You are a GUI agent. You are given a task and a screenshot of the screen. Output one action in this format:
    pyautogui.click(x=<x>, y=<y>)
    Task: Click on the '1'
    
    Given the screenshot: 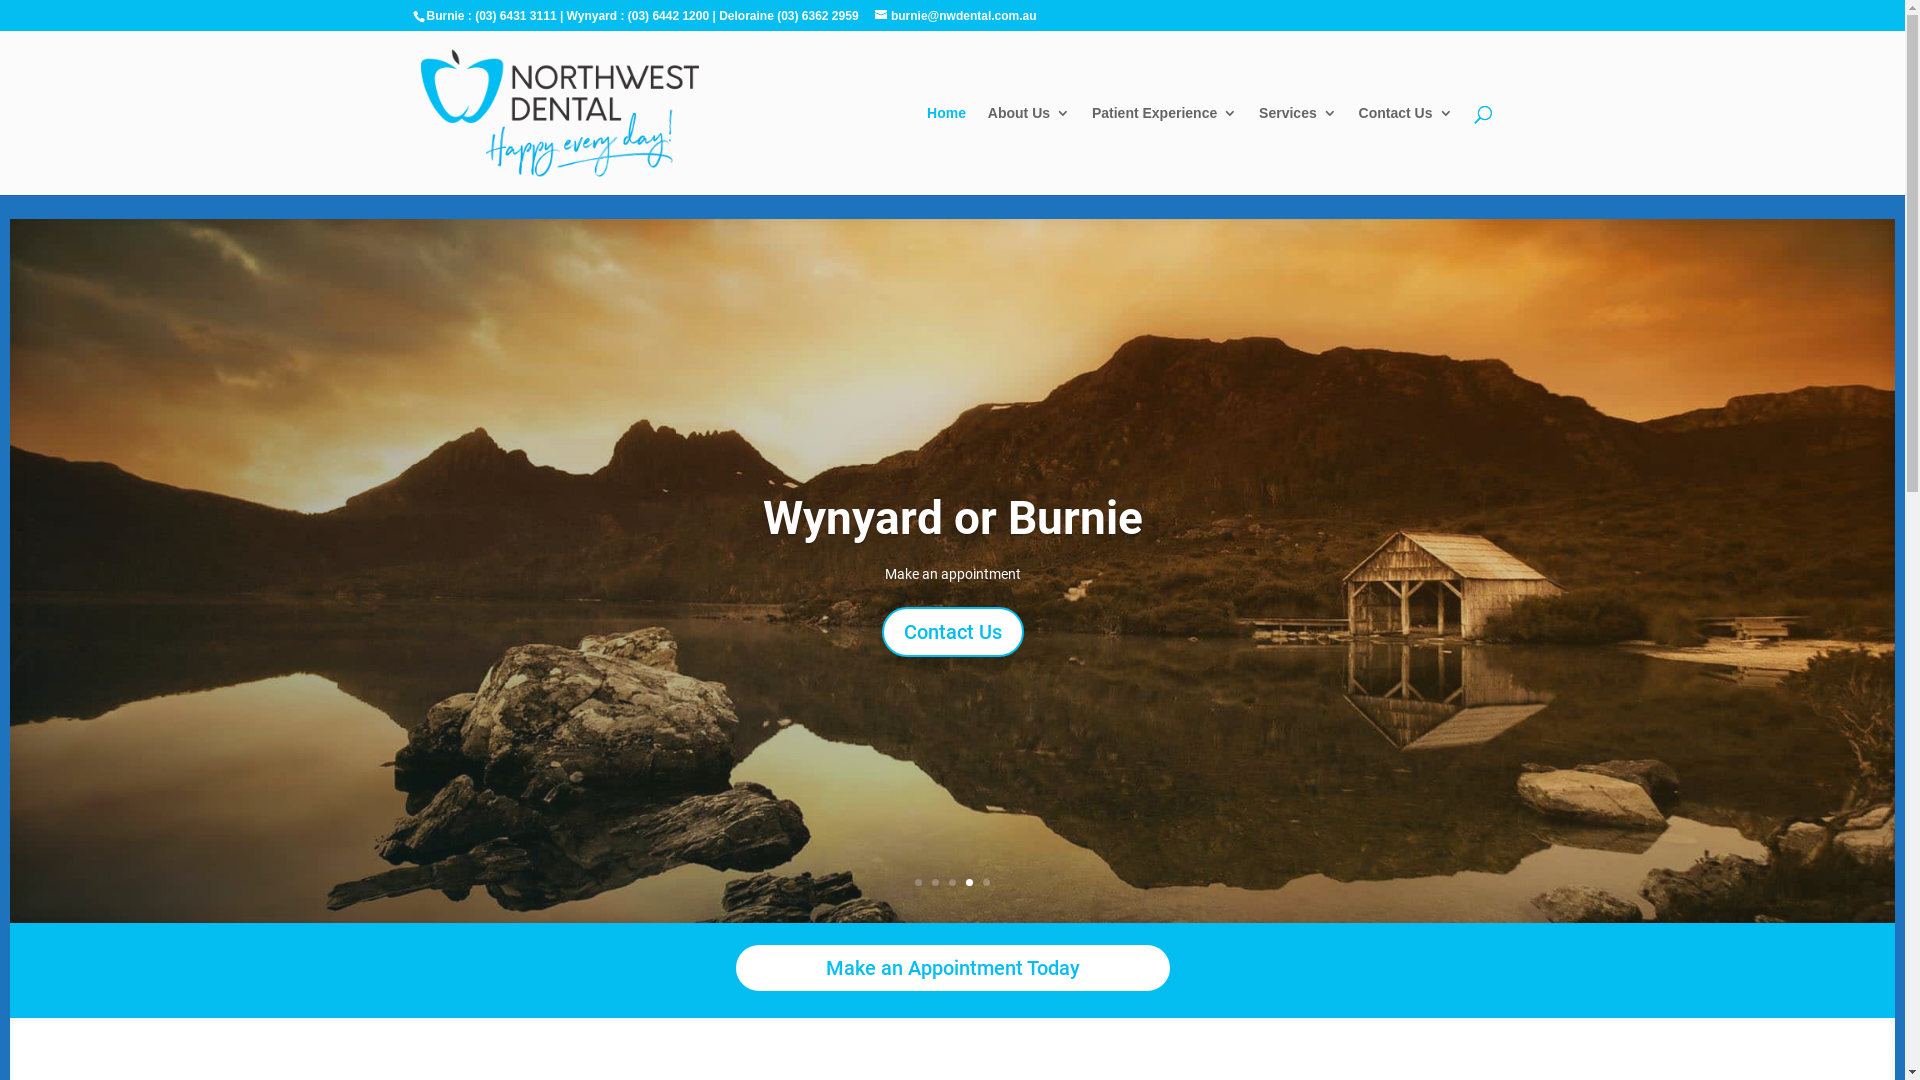 What is the action you would take?
    pyautogui.click(x=917, y=881)
    